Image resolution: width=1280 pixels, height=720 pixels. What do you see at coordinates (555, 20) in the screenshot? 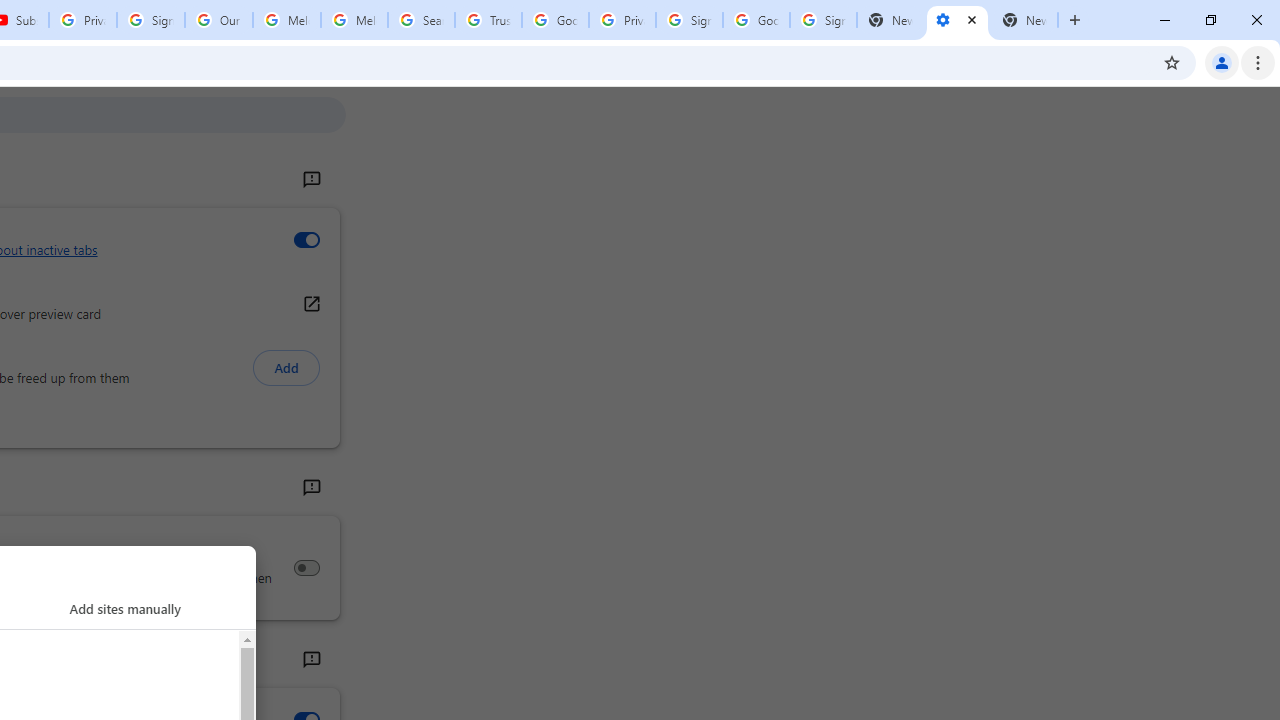
I see `'Google Ads - Sign in'` at bounding box center [555, 20].